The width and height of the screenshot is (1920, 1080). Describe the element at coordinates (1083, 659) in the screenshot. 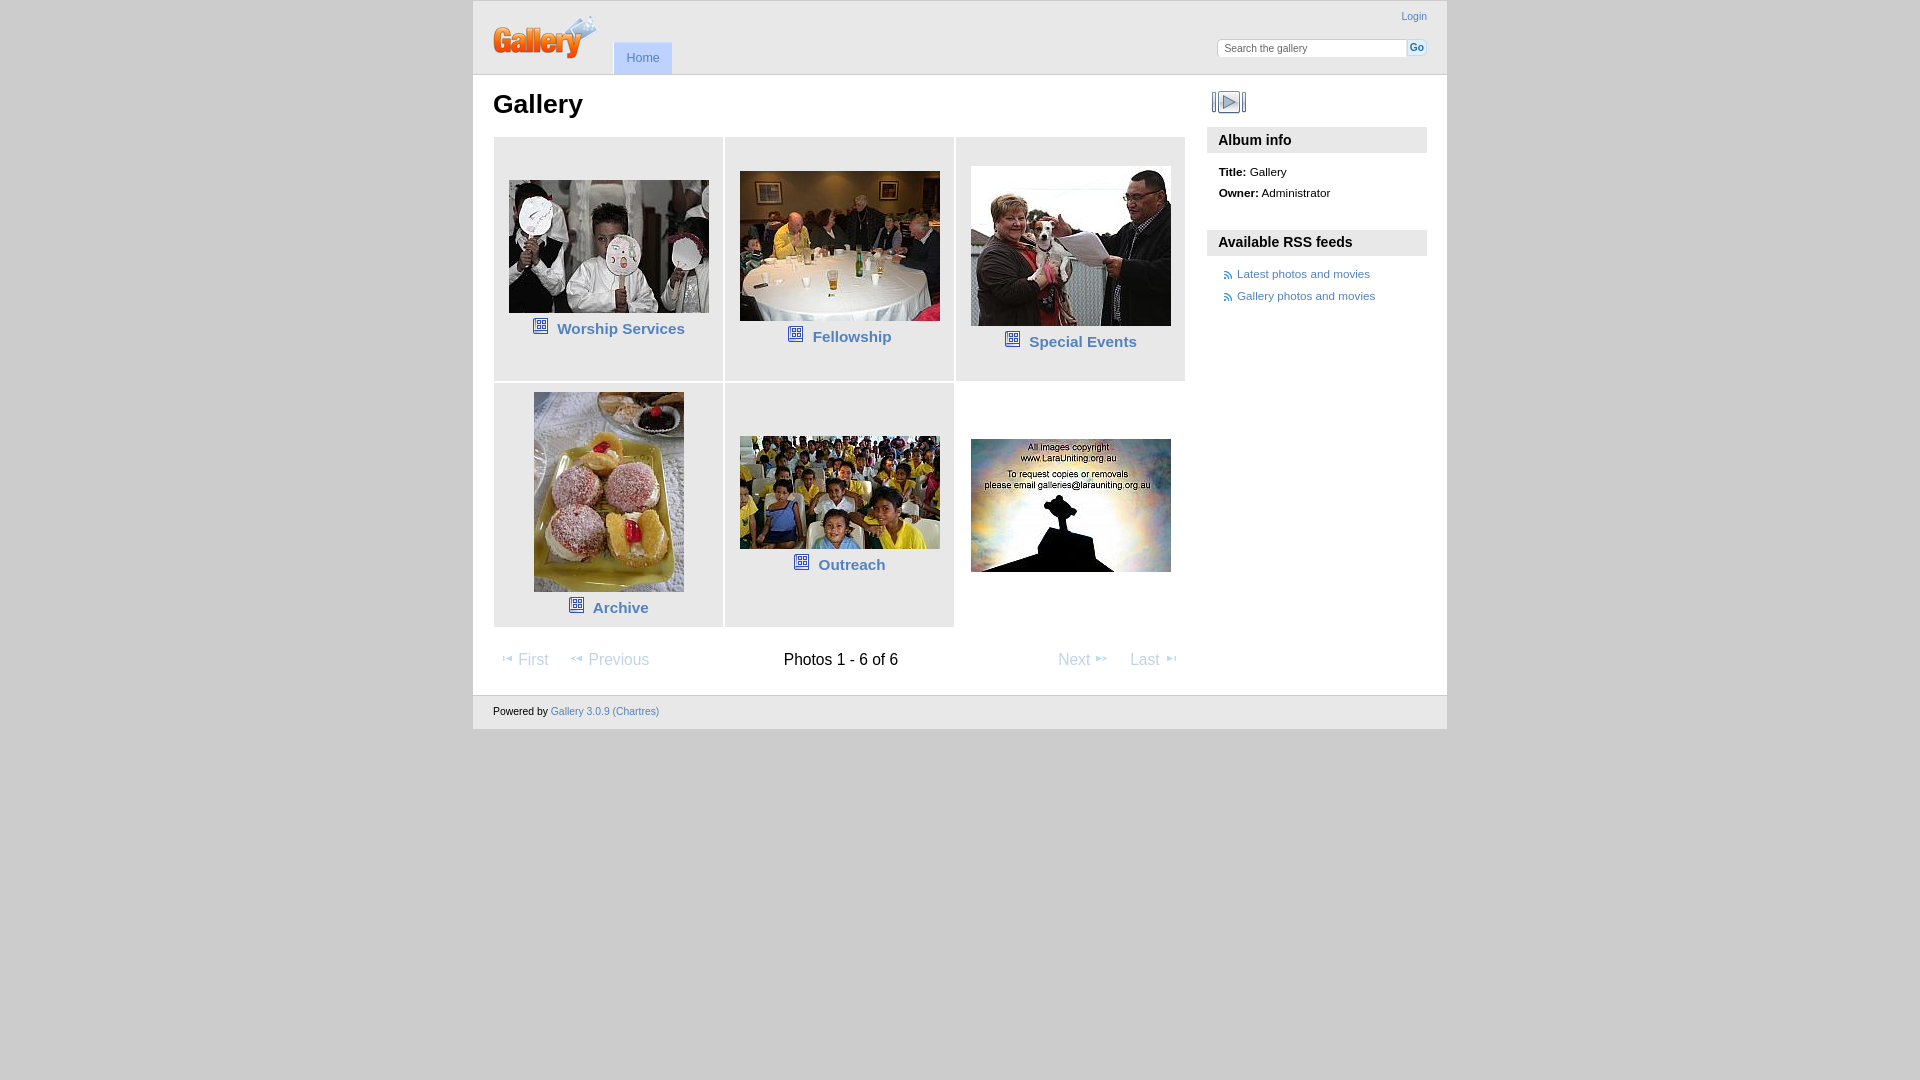

I see `'Next'` at that location.